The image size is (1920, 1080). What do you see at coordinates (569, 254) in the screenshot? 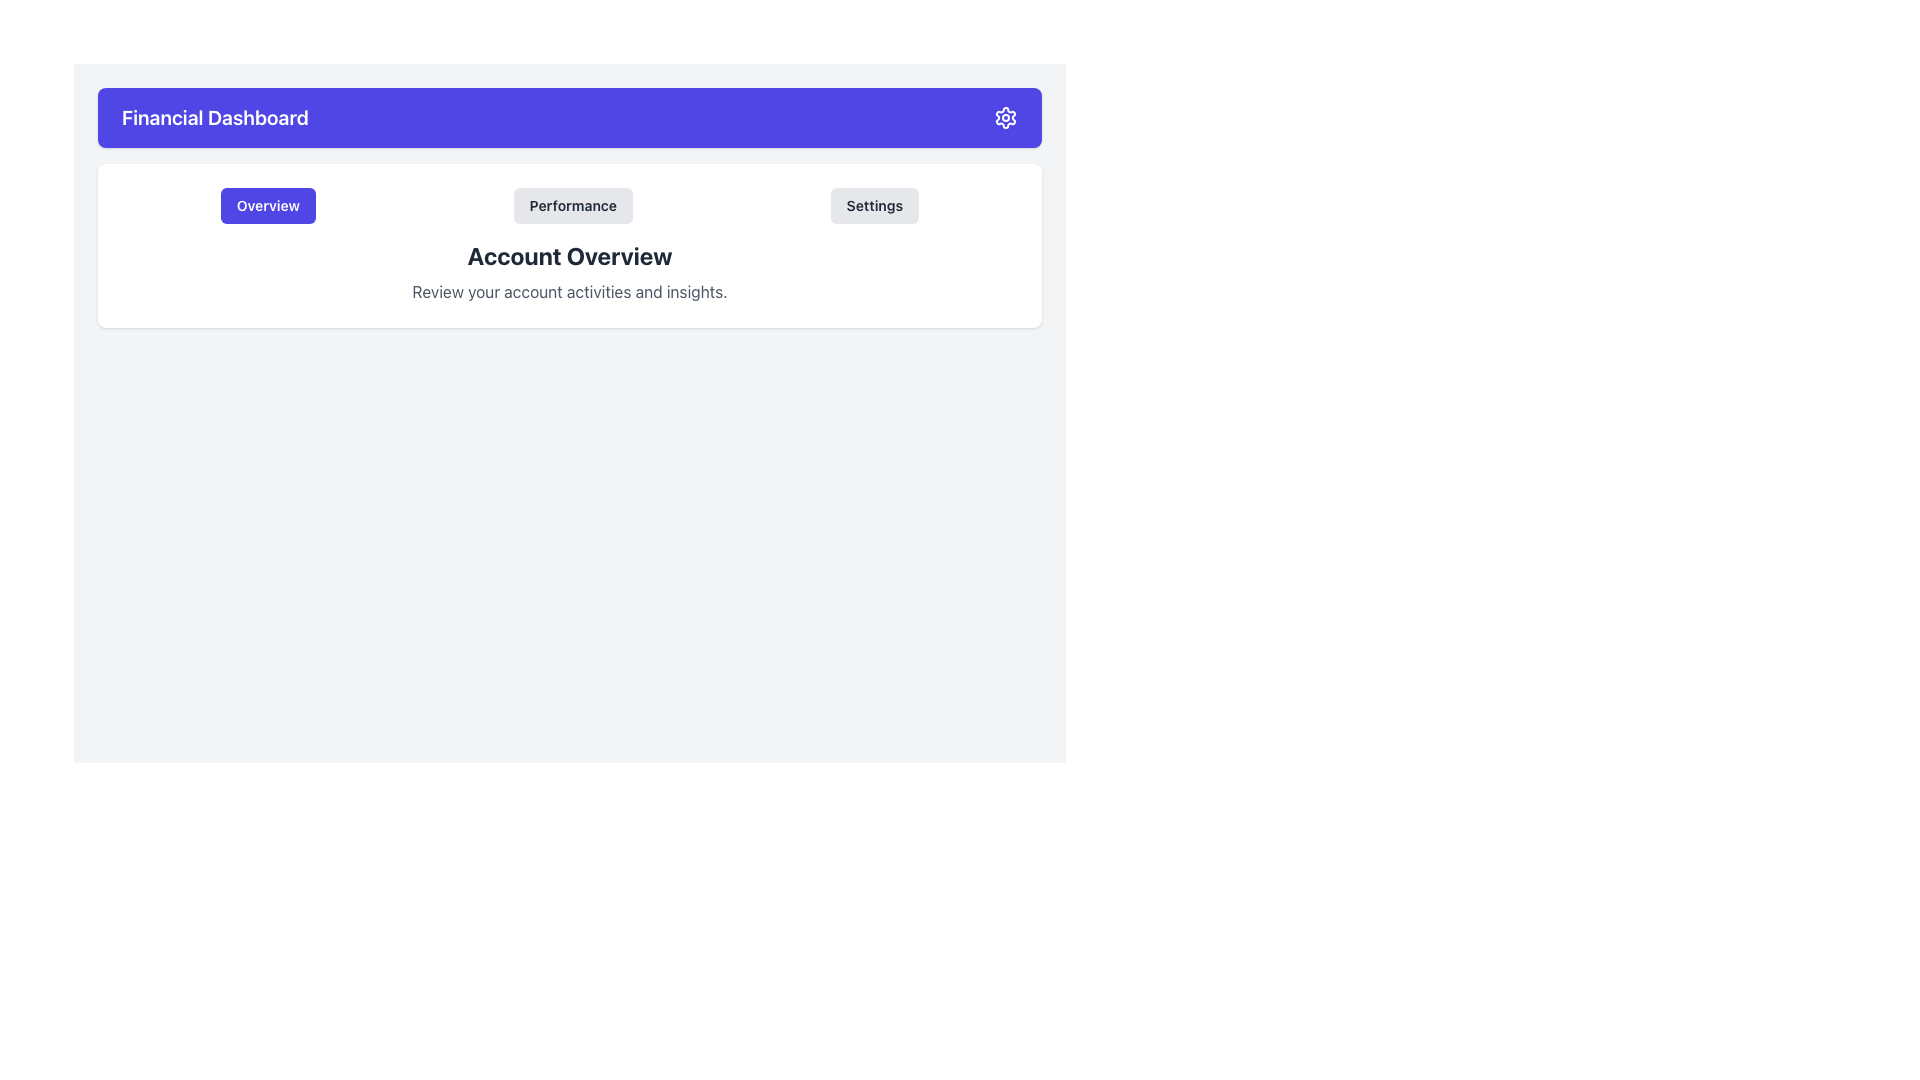
I see `centered bold text element labeled 'Account Overview', which is located below a set of three navigation buttons and above another text block` at bounding box center [569, 254].